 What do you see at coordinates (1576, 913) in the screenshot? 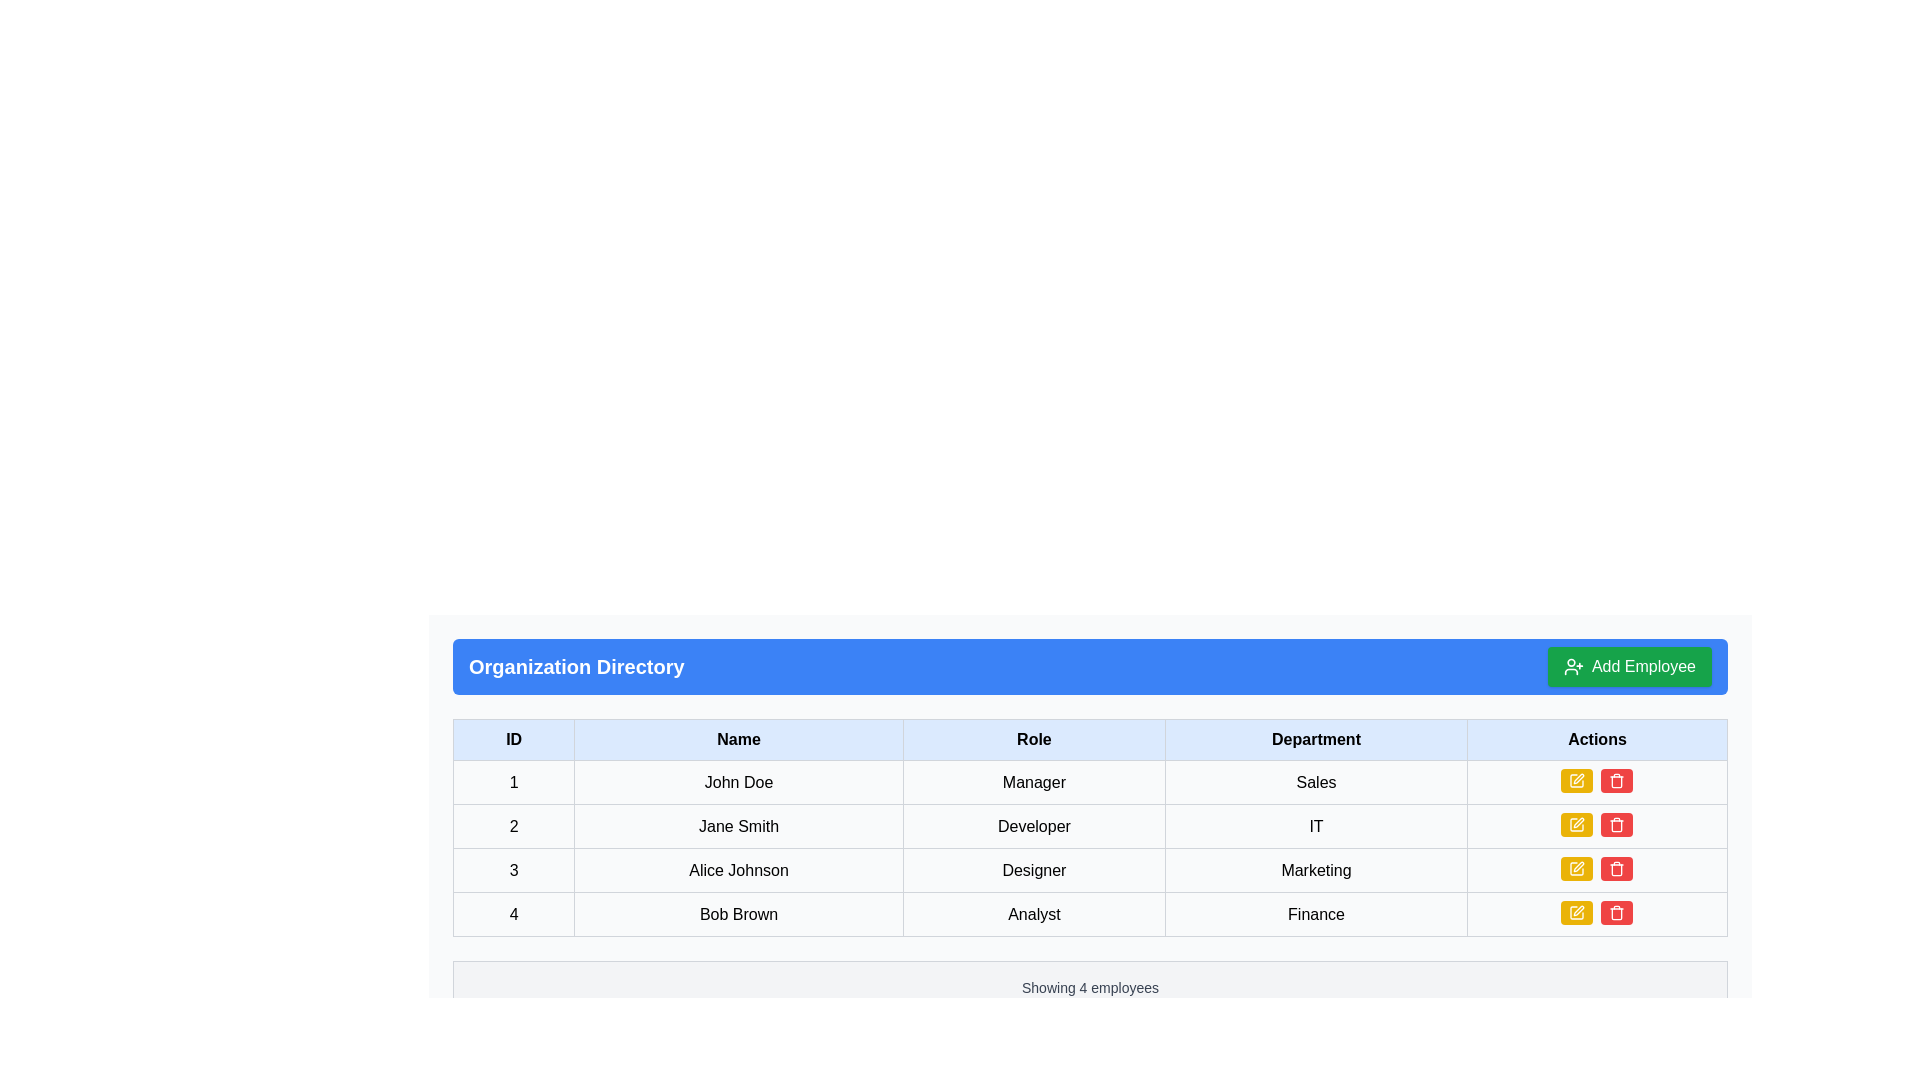
I see `the yellow edit button with a pen icon in the last row of the 'Actions' column of the 'Organization Directory' table to initiate an edit action` at bounding box center [1576, 913].